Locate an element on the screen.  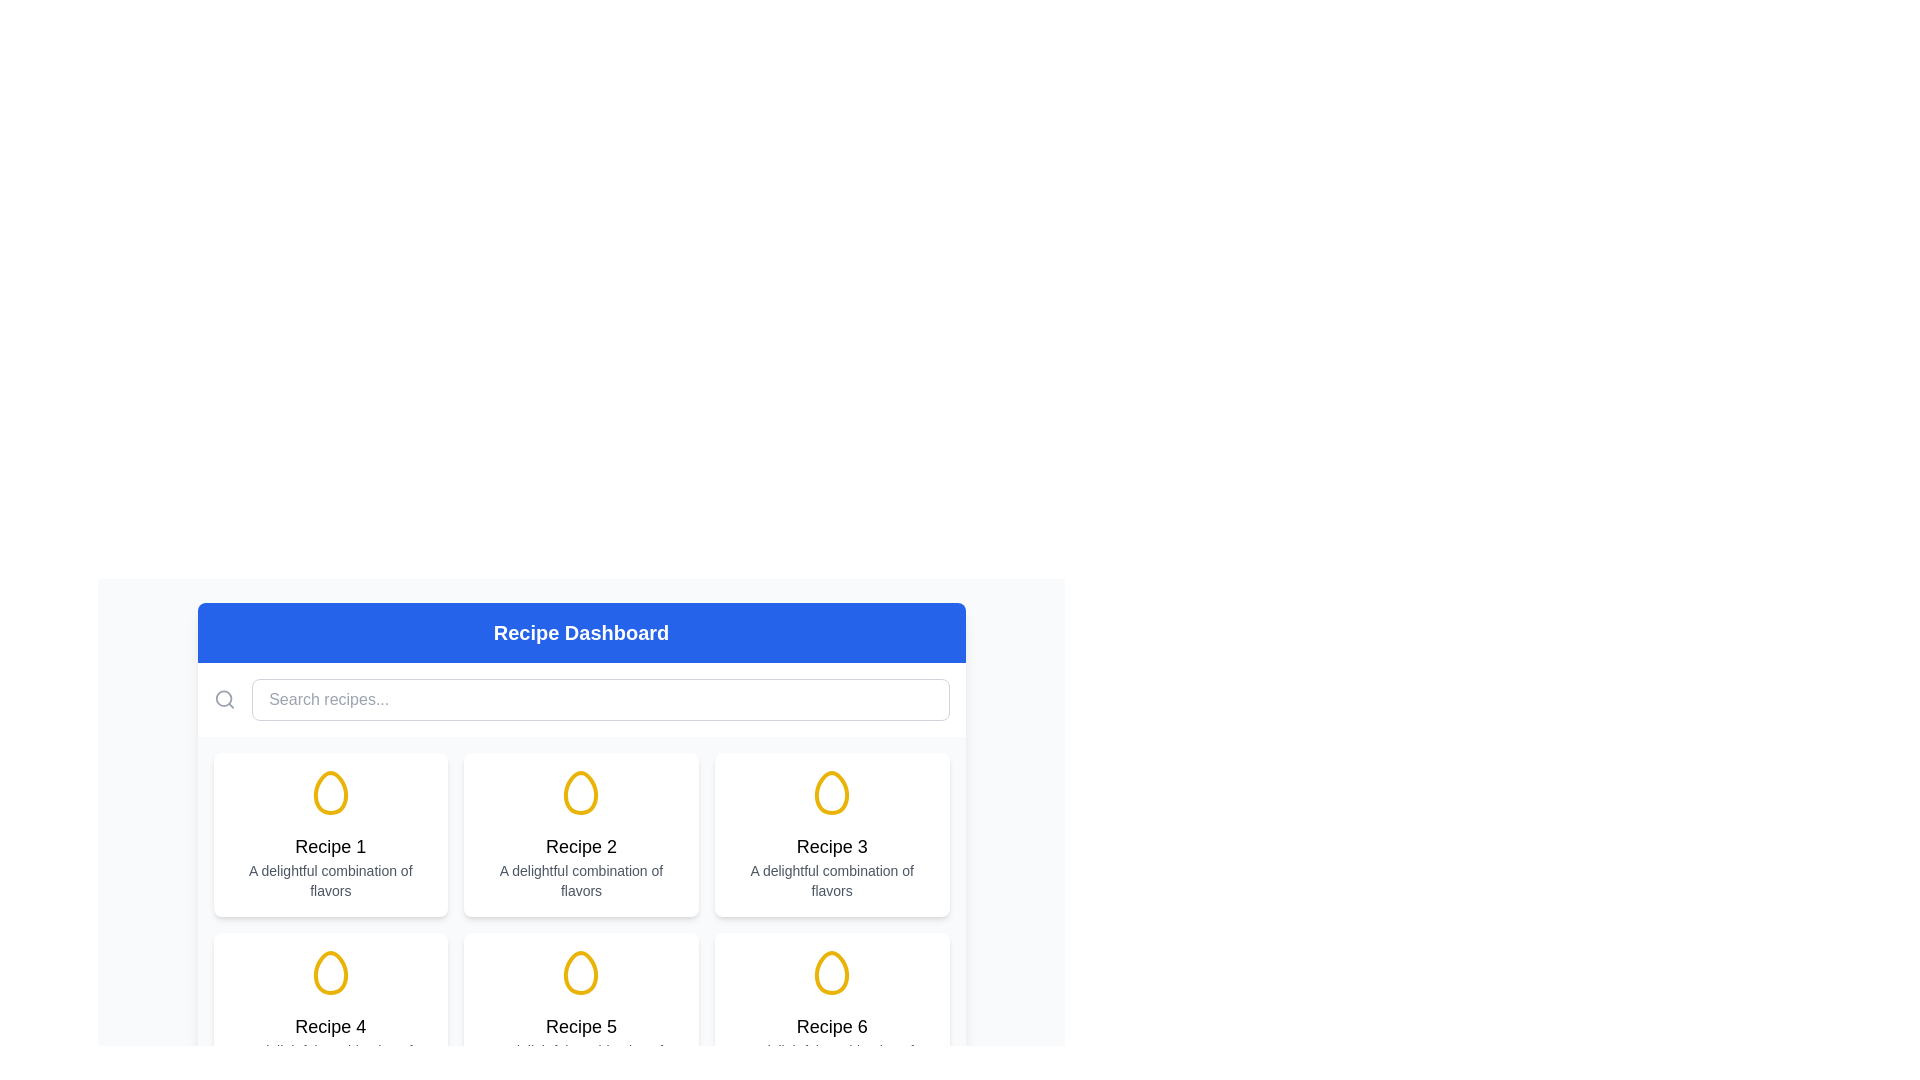
text content of the label displaying 'Recipe 6', which is styled with a medium-sized bold font, located within a white rounded rectangle card in the bottom-right corner of the grid is located at coordinates (832, 1026).